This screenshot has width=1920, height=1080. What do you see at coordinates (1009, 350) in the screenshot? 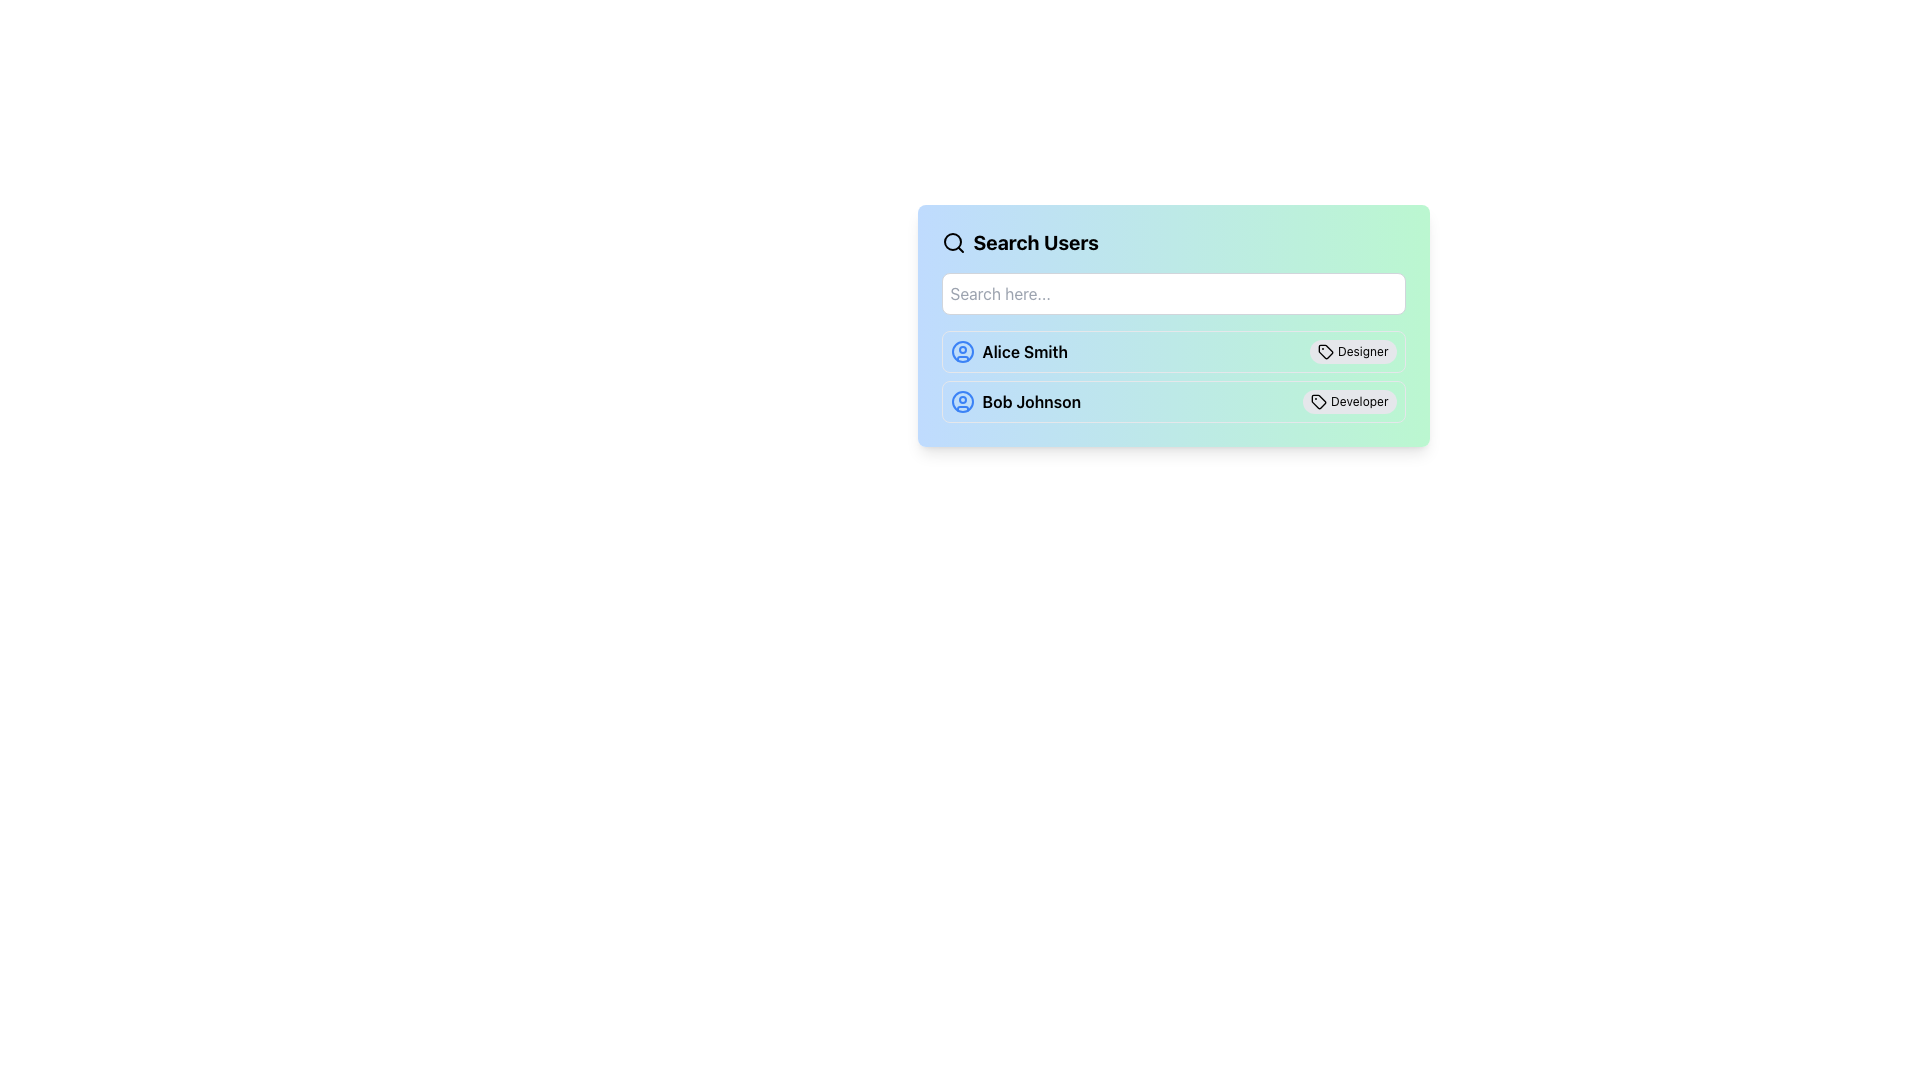
I see `label with the icon representing 'Alice Smith' located in the 'Search Users' section for visual information` at bounding box center [1009, 350].